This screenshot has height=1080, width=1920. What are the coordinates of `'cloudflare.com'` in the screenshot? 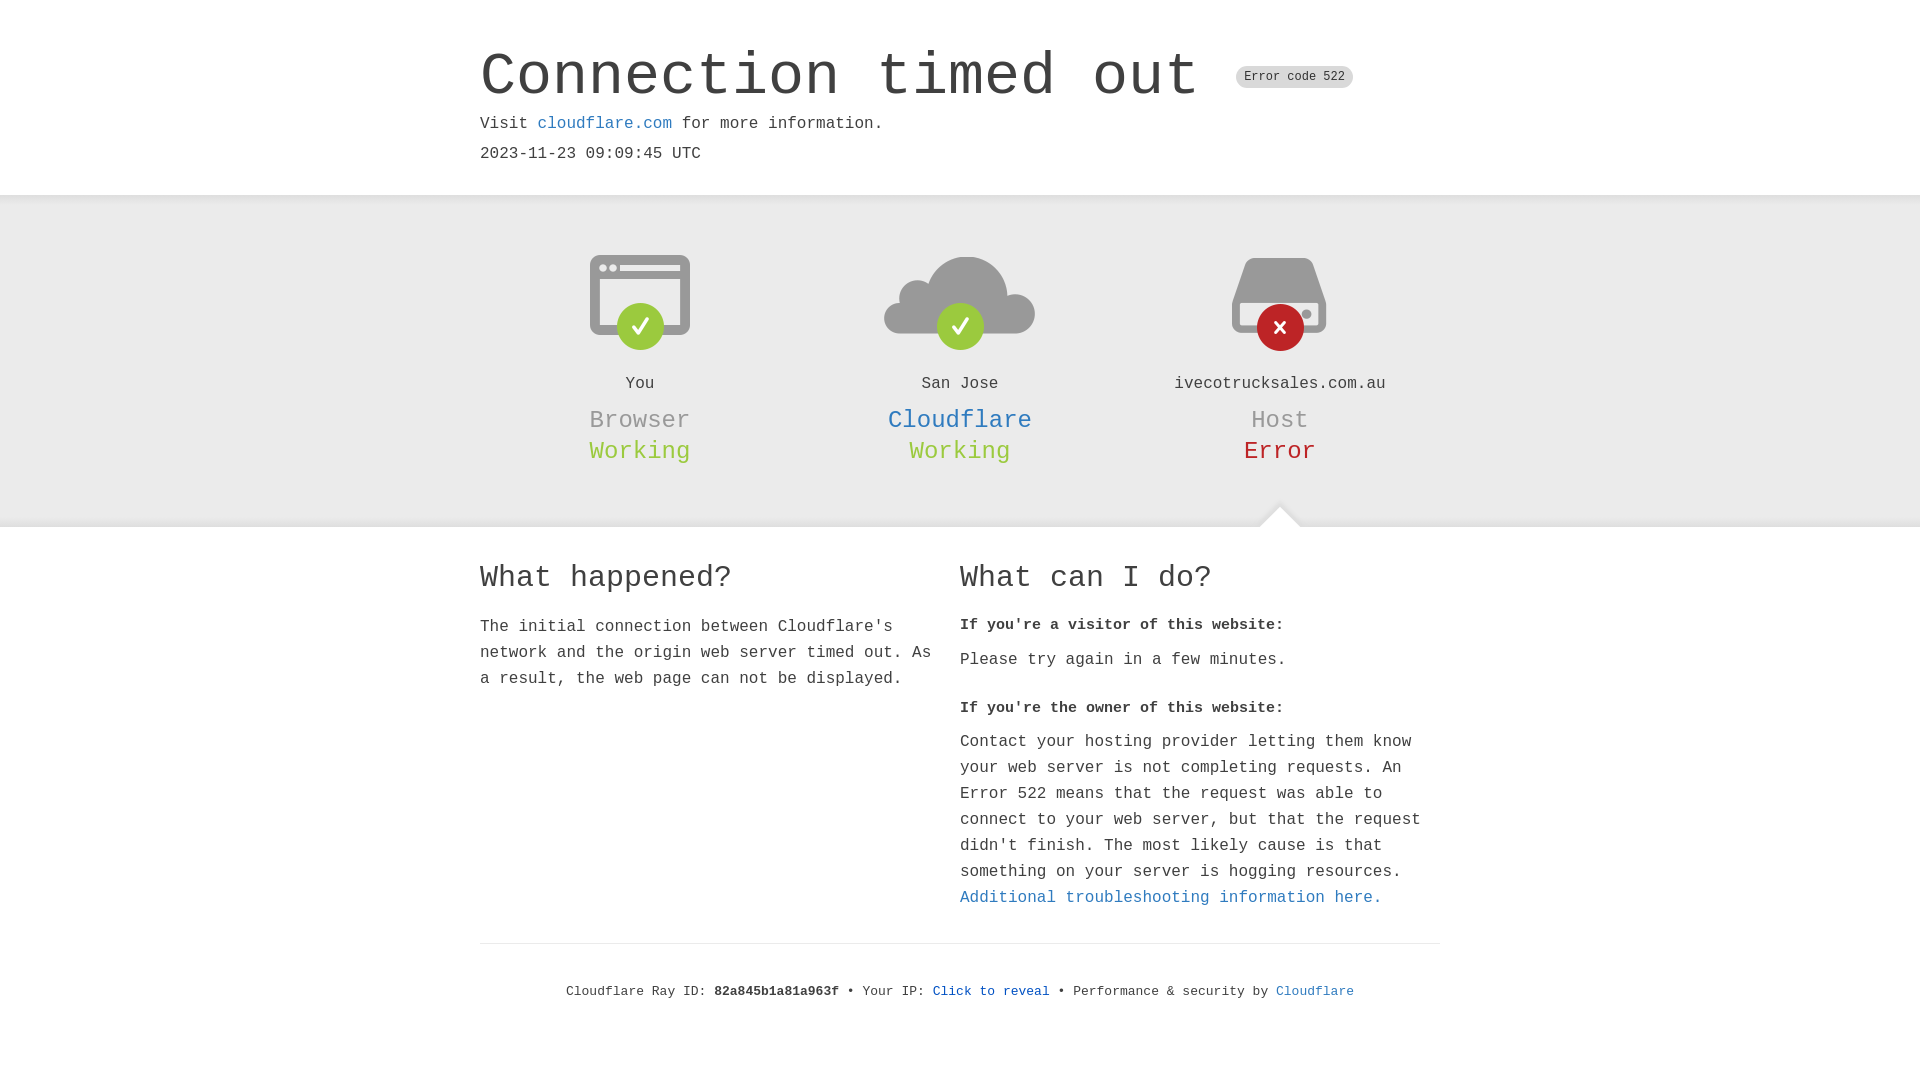 It's located at (603, 123).